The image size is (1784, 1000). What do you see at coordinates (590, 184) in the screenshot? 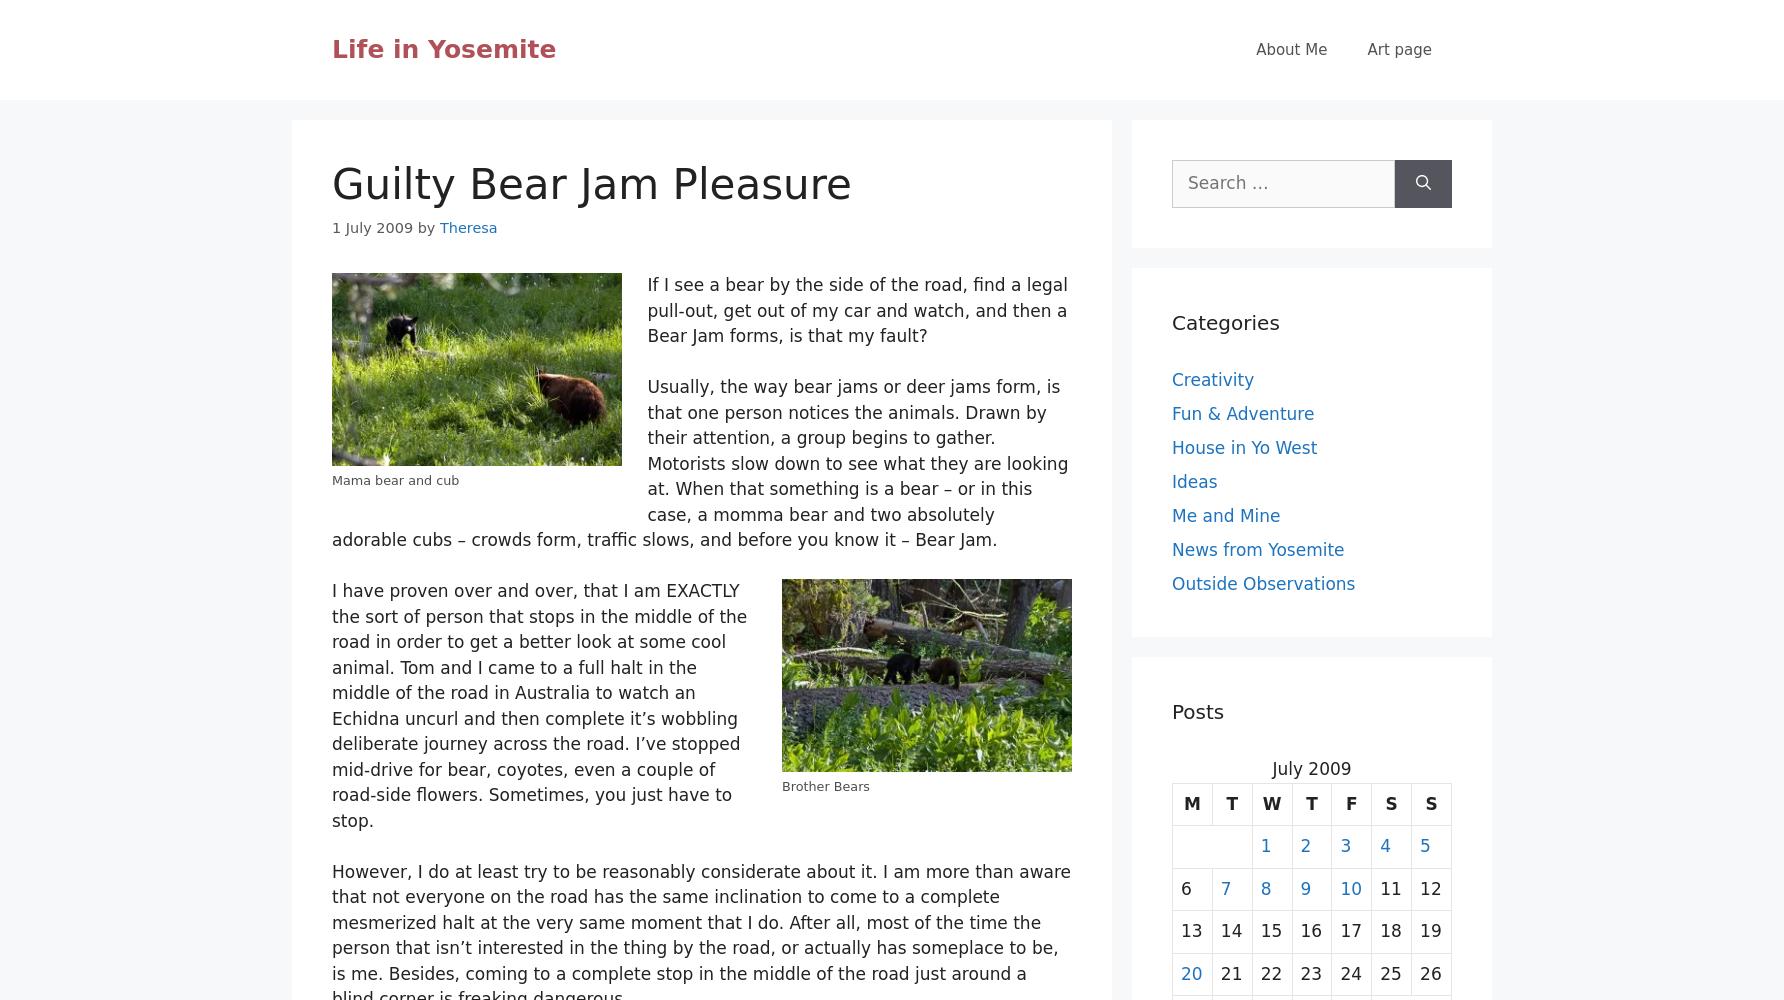
I see `'Guilty Bear Jam Pleasure'` at bounding box center [590, 184].